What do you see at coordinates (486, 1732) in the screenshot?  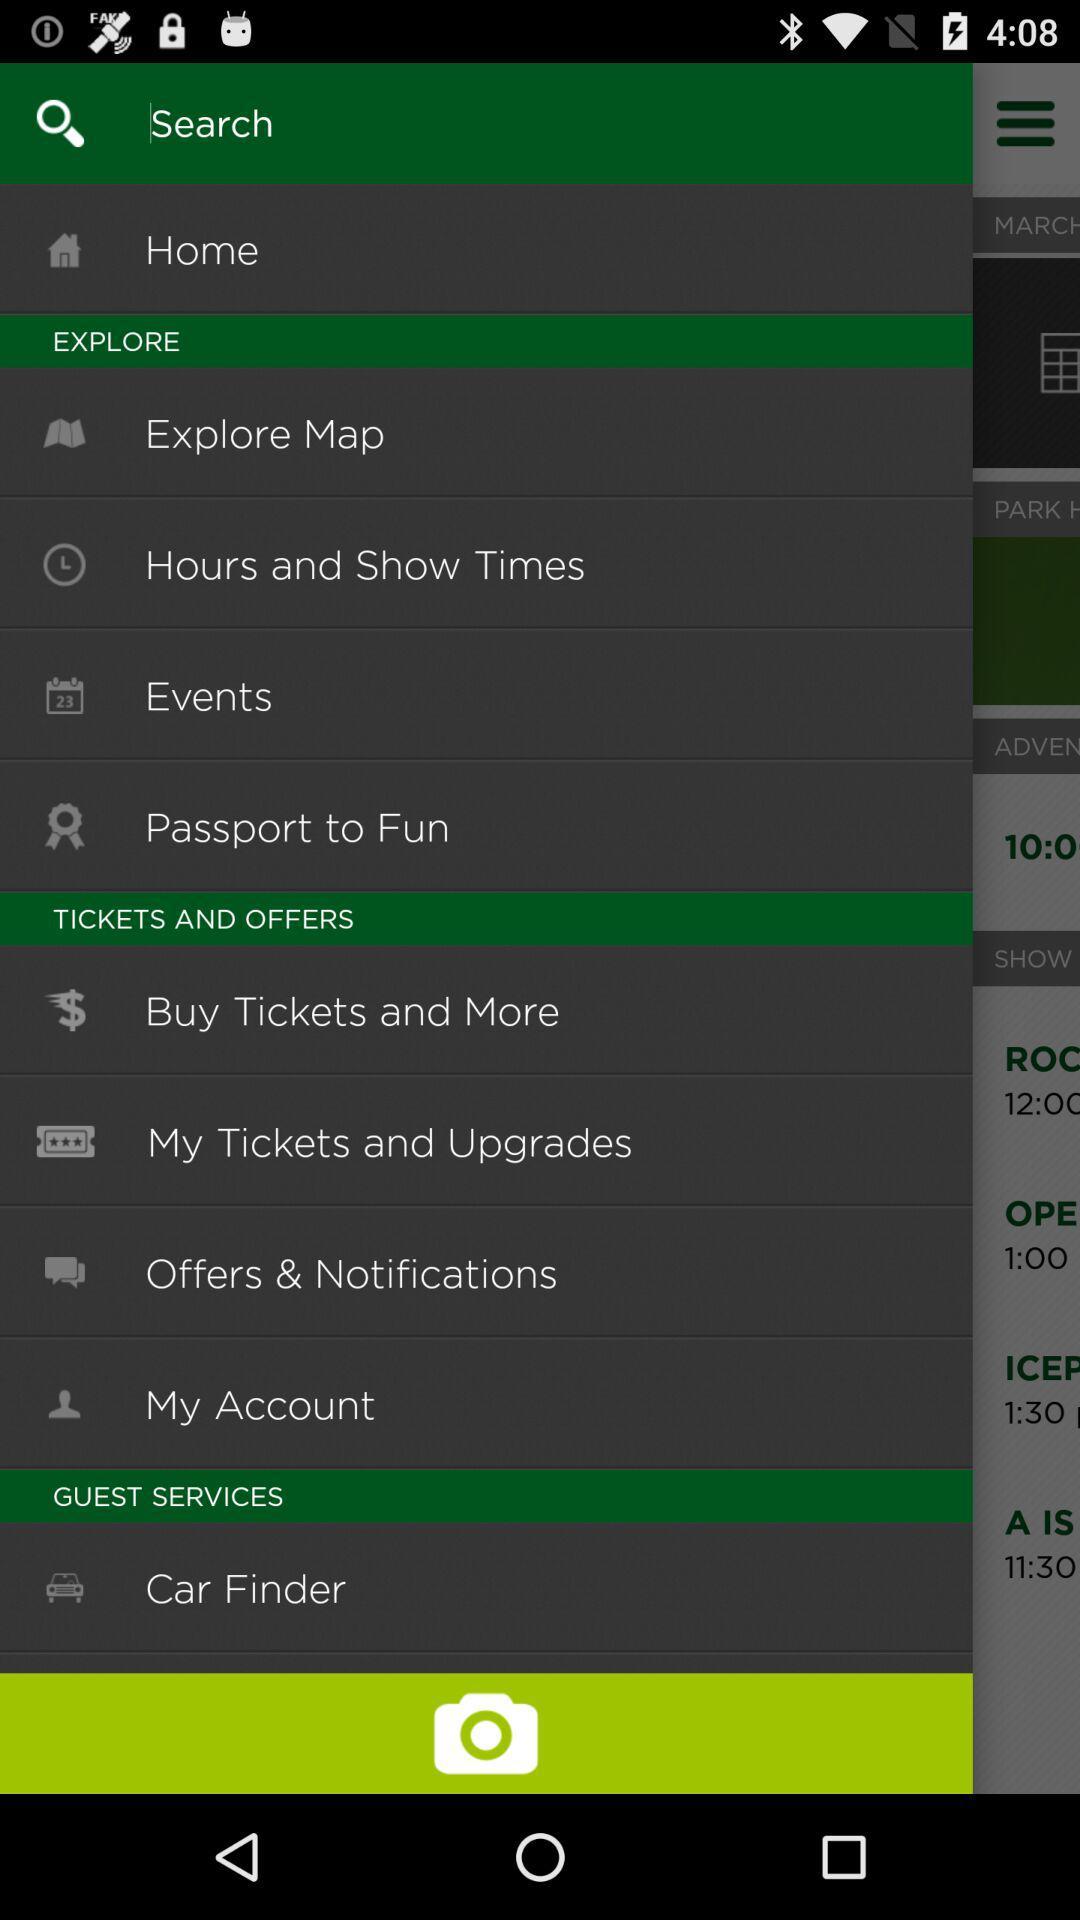 I see `the icon of camera below car finder` at bounding box center [486, 1732].